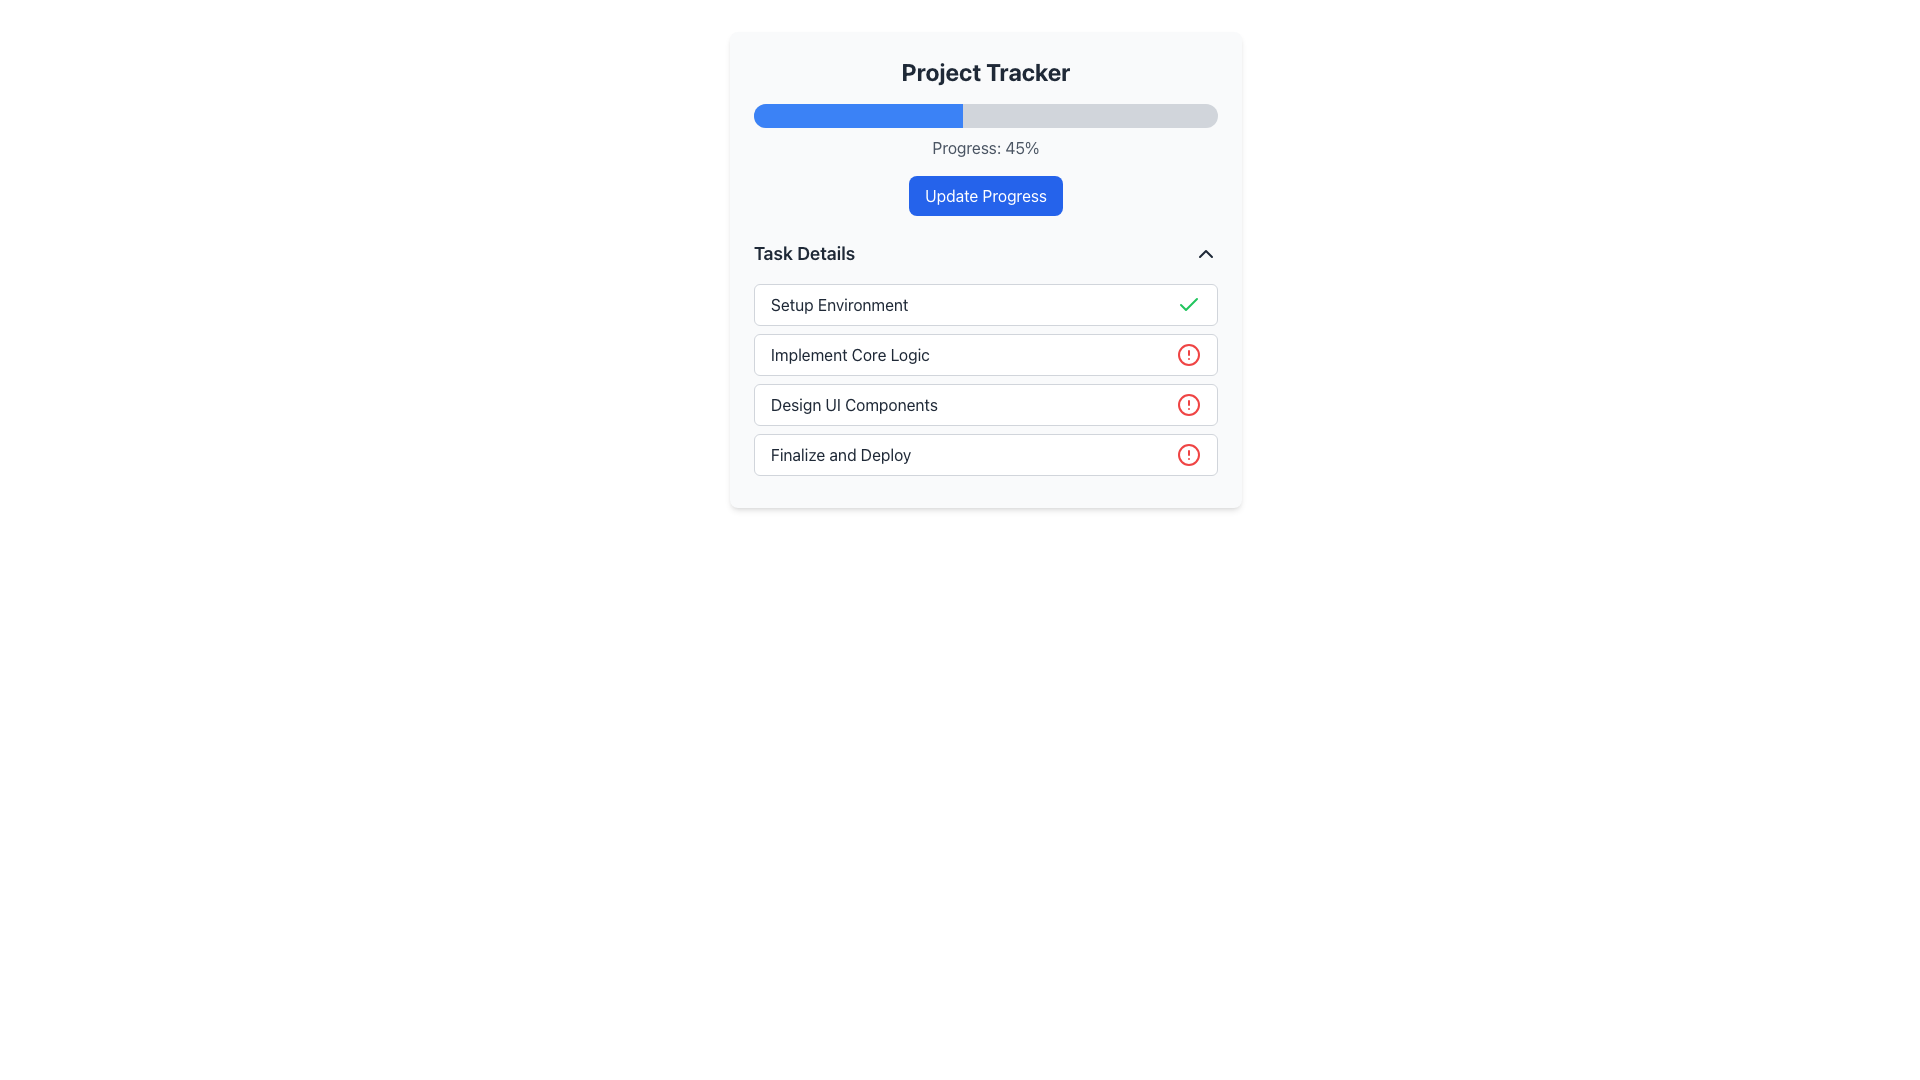  What do you see at coordinates (985, 304) in the screenshot?
I see `the task item labeled 'Setup Environment' with a green checkmark in the 'Task Details' section of the task tracker UI` at bounding box center [985, 304].